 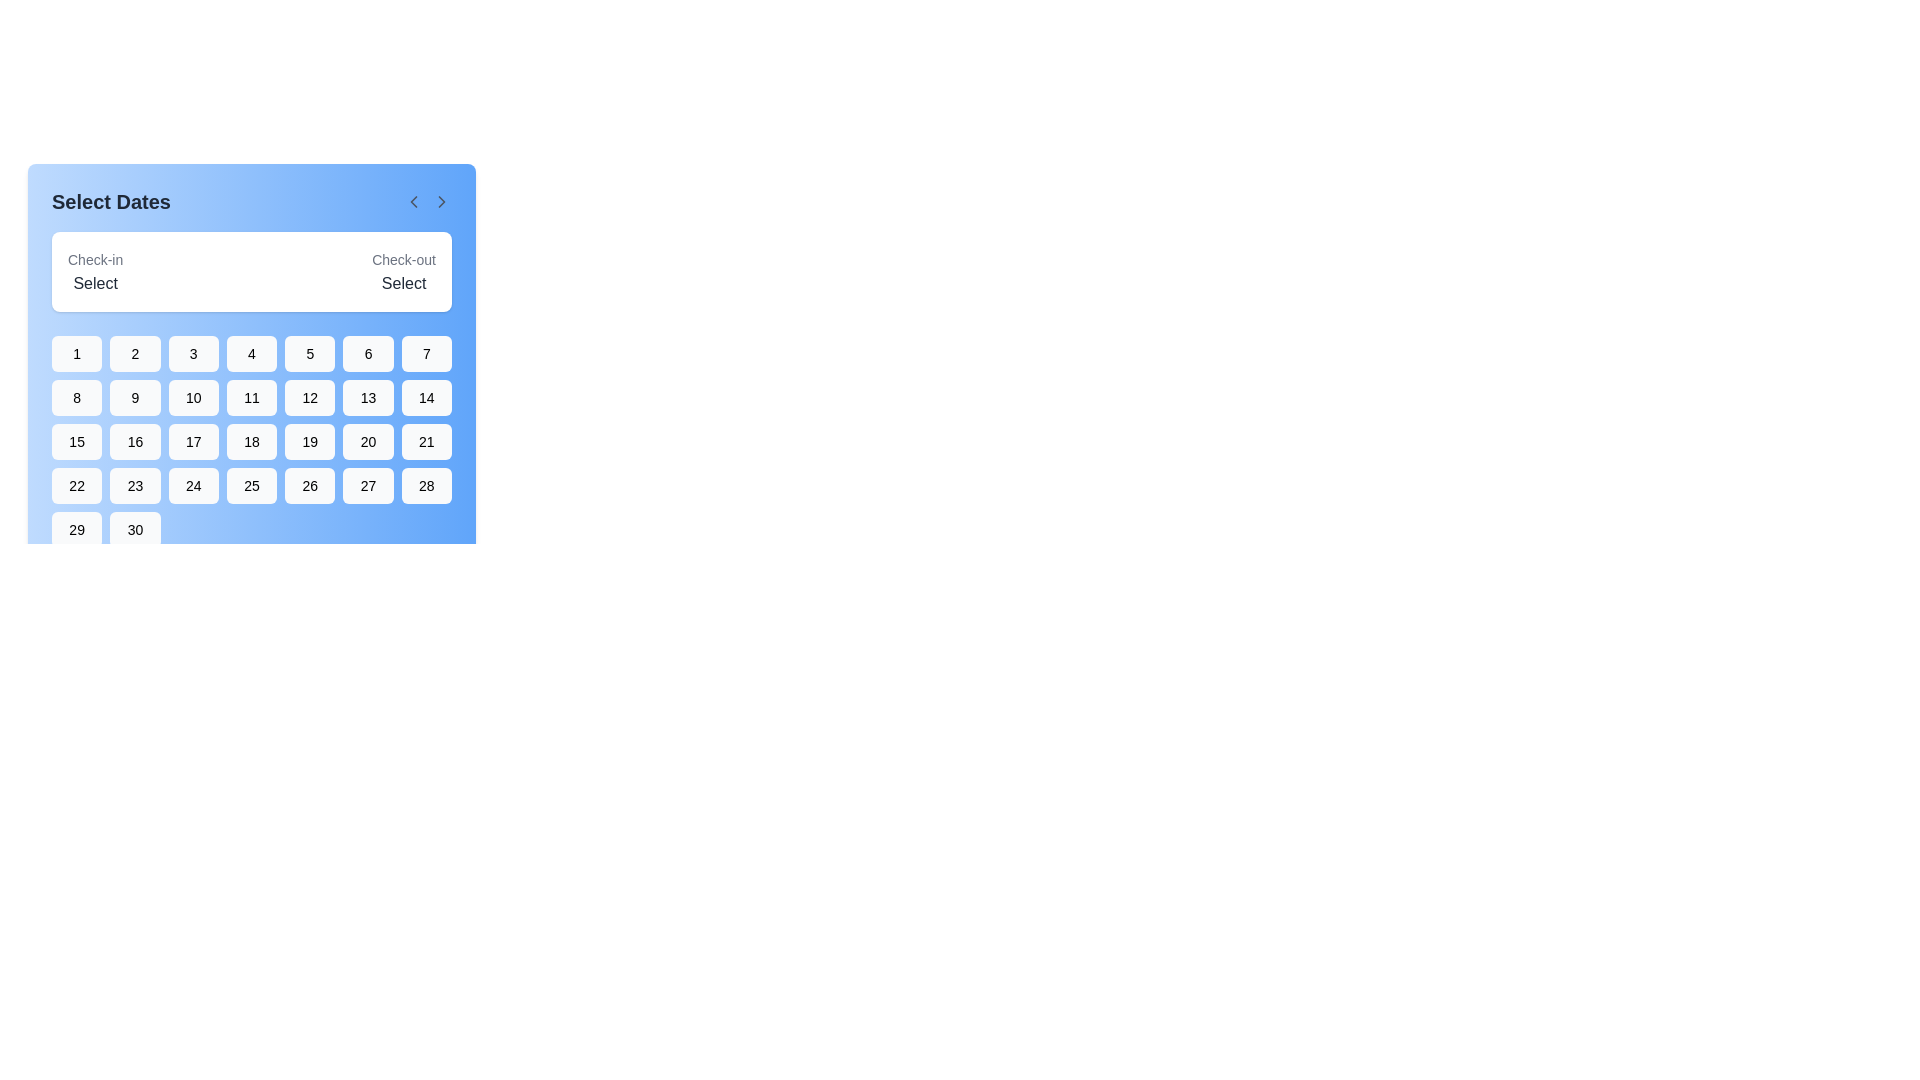 What do you see at coordinates (134, 486) in the screenshot?
I see `the selectable day button in the calendar interface, located in the fifth row and second column, between buttons '22' and '24'` at bounding box center [134, 486].